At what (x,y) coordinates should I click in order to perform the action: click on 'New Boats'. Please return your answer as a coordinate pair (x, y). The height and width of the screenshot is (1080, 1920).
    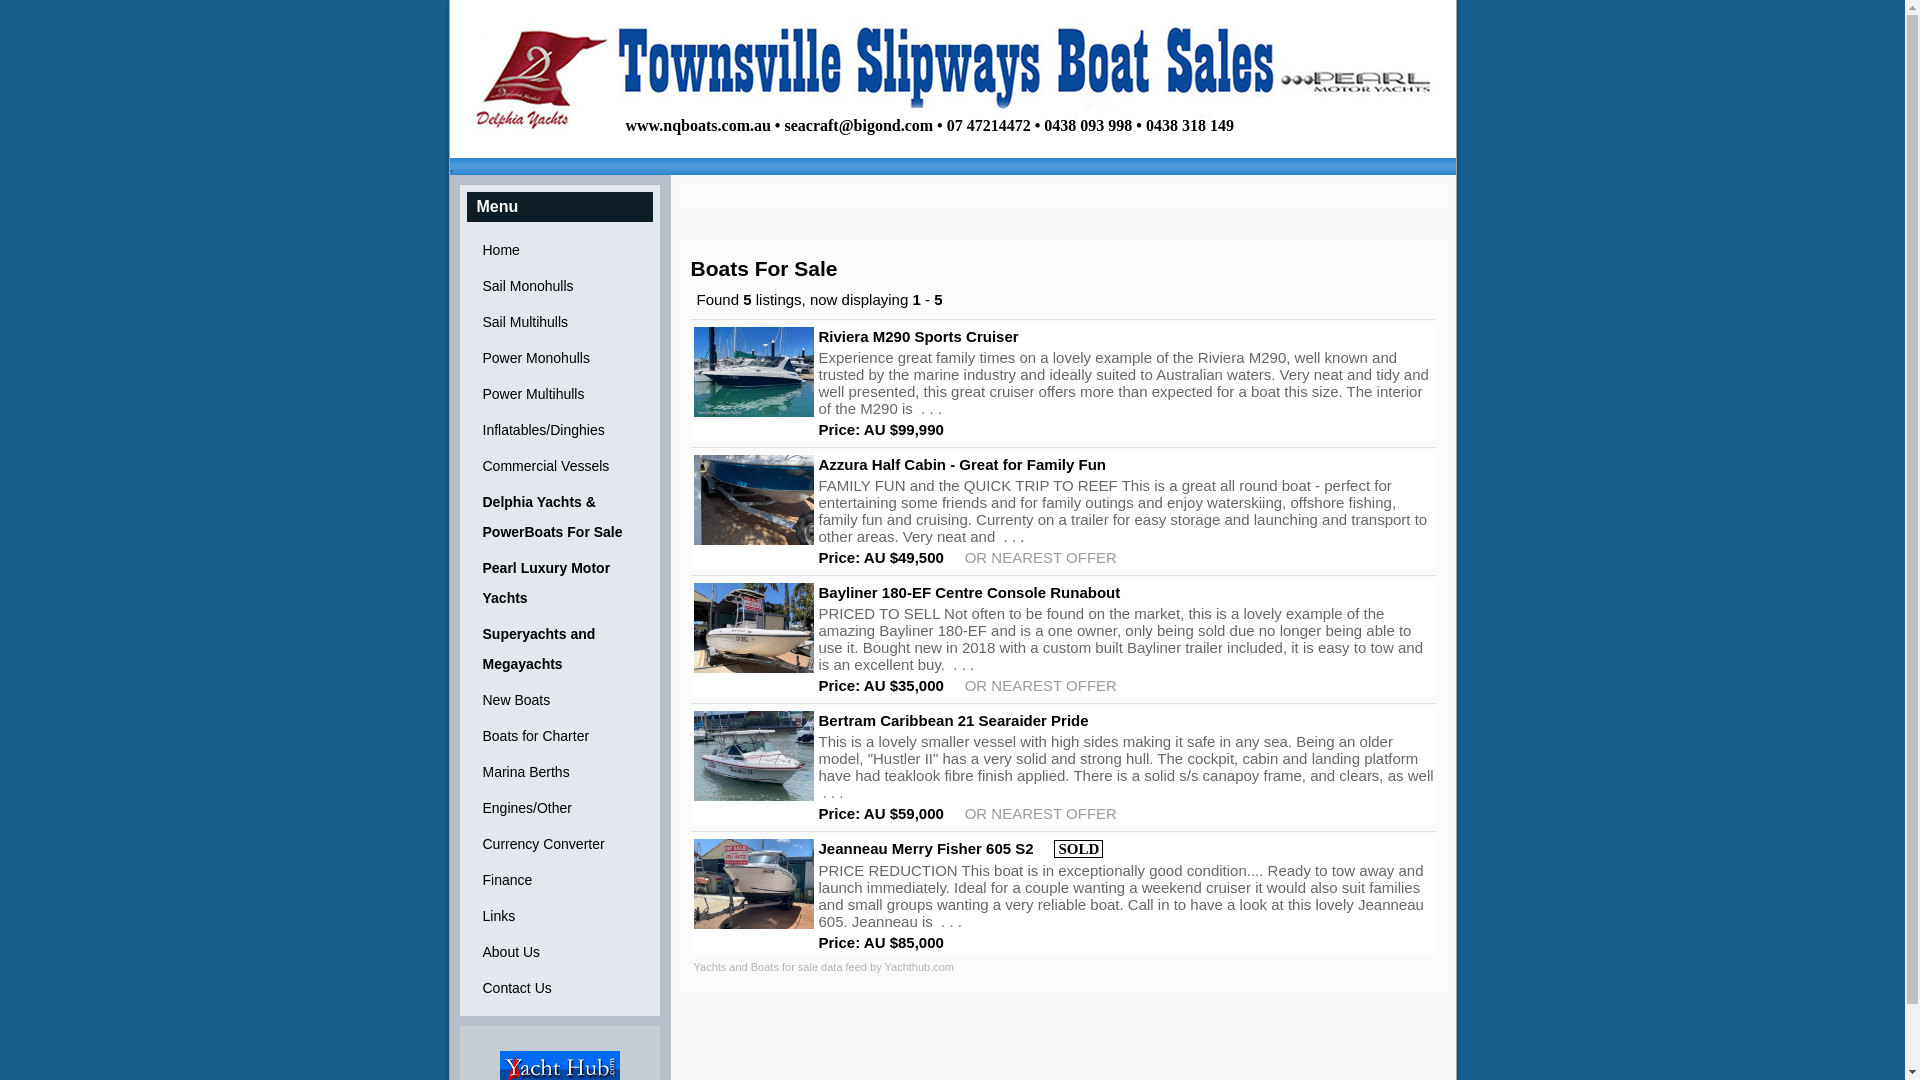
    Looking at the image, I should click on (470, 698).